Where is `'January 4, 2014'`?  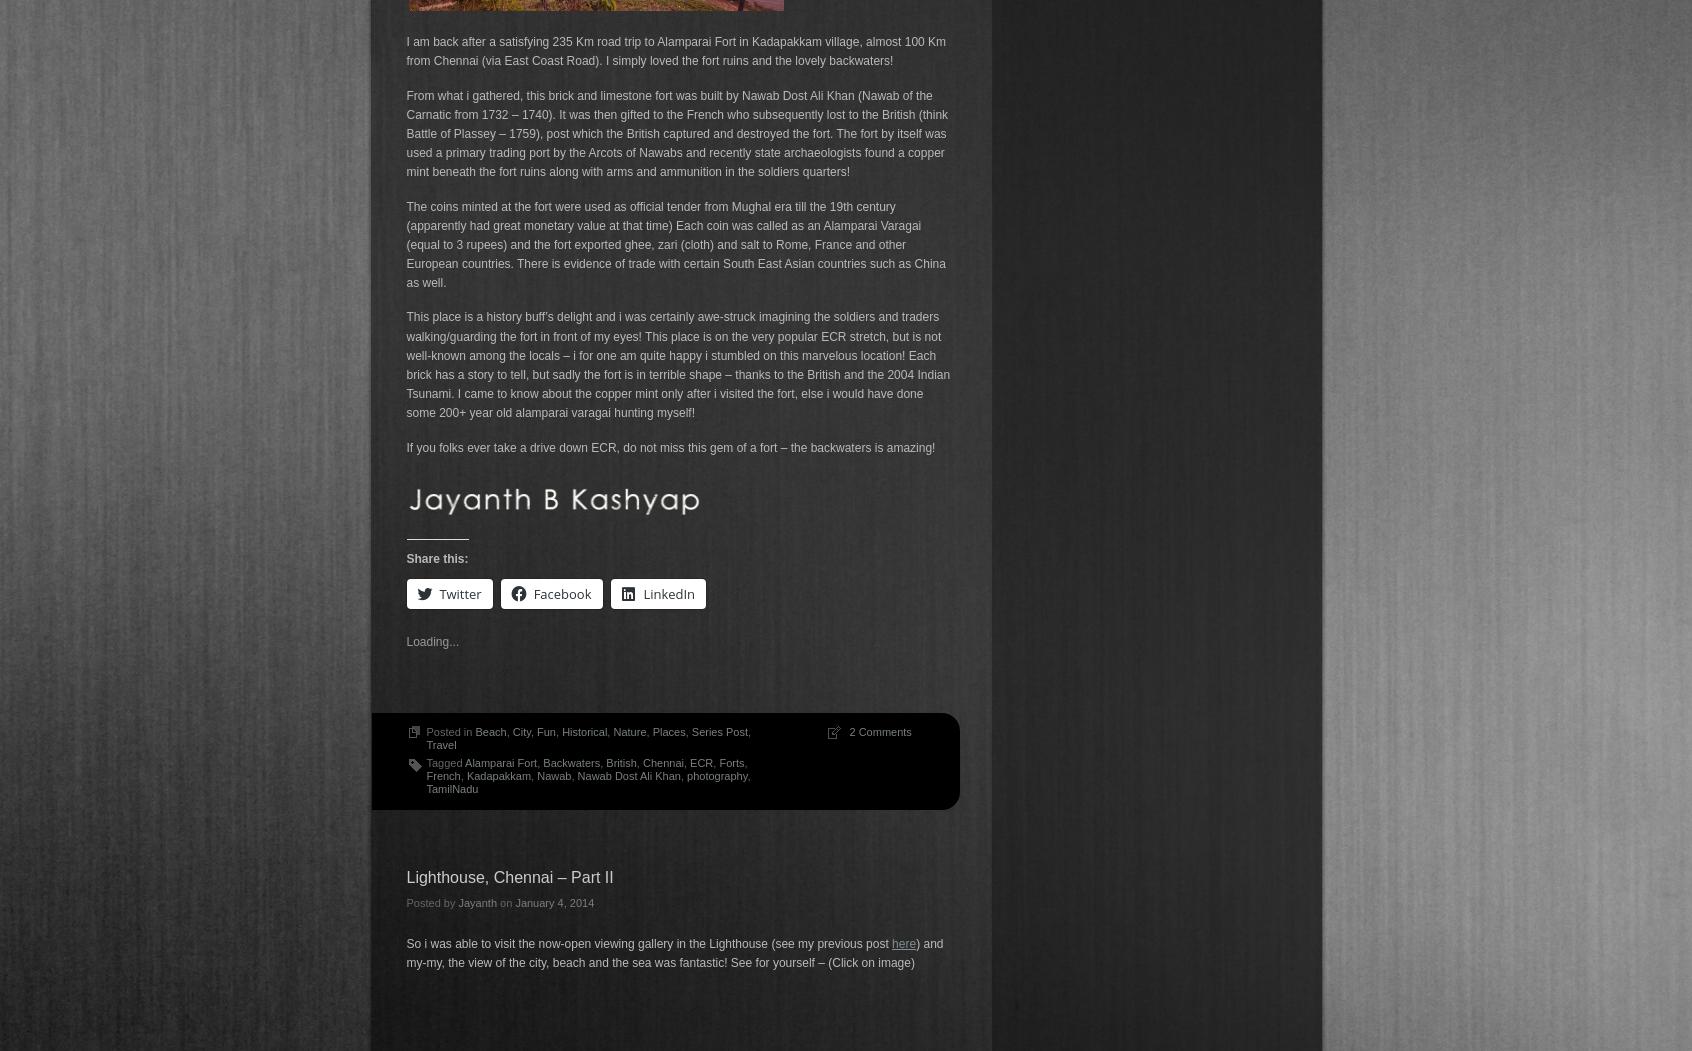
'January 4, 2014' is located at coordinates (554, 901).